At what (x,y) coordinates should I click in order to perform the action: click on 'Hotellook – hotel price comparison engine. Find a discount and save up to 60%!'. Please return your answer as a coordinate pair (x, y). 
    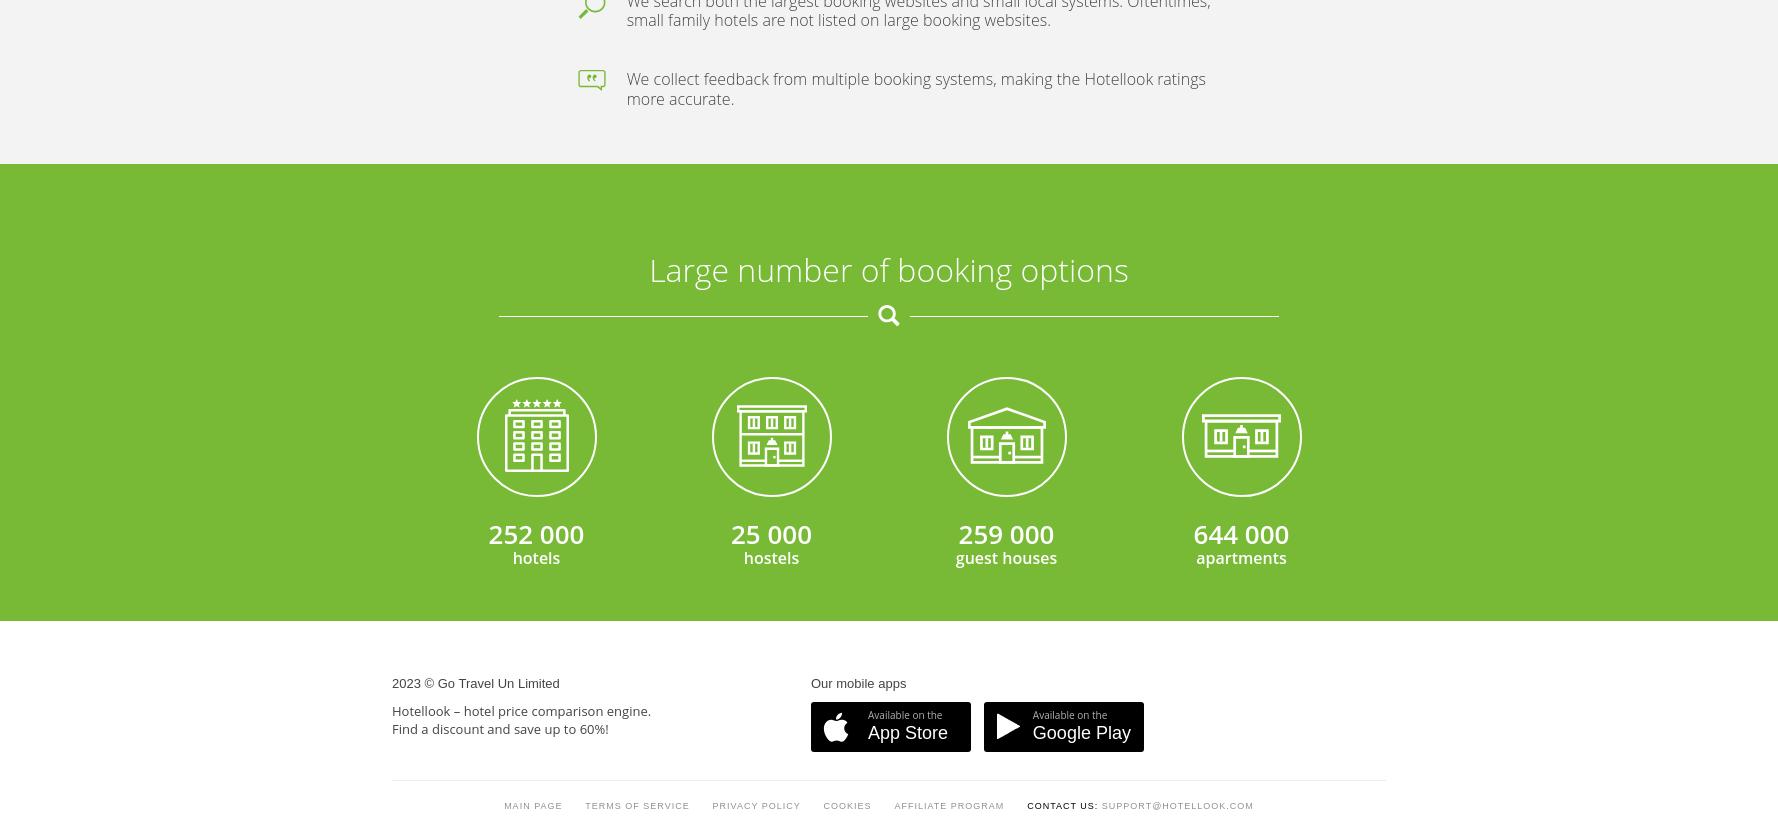
    Looking at the image, I should click on (521, 232).